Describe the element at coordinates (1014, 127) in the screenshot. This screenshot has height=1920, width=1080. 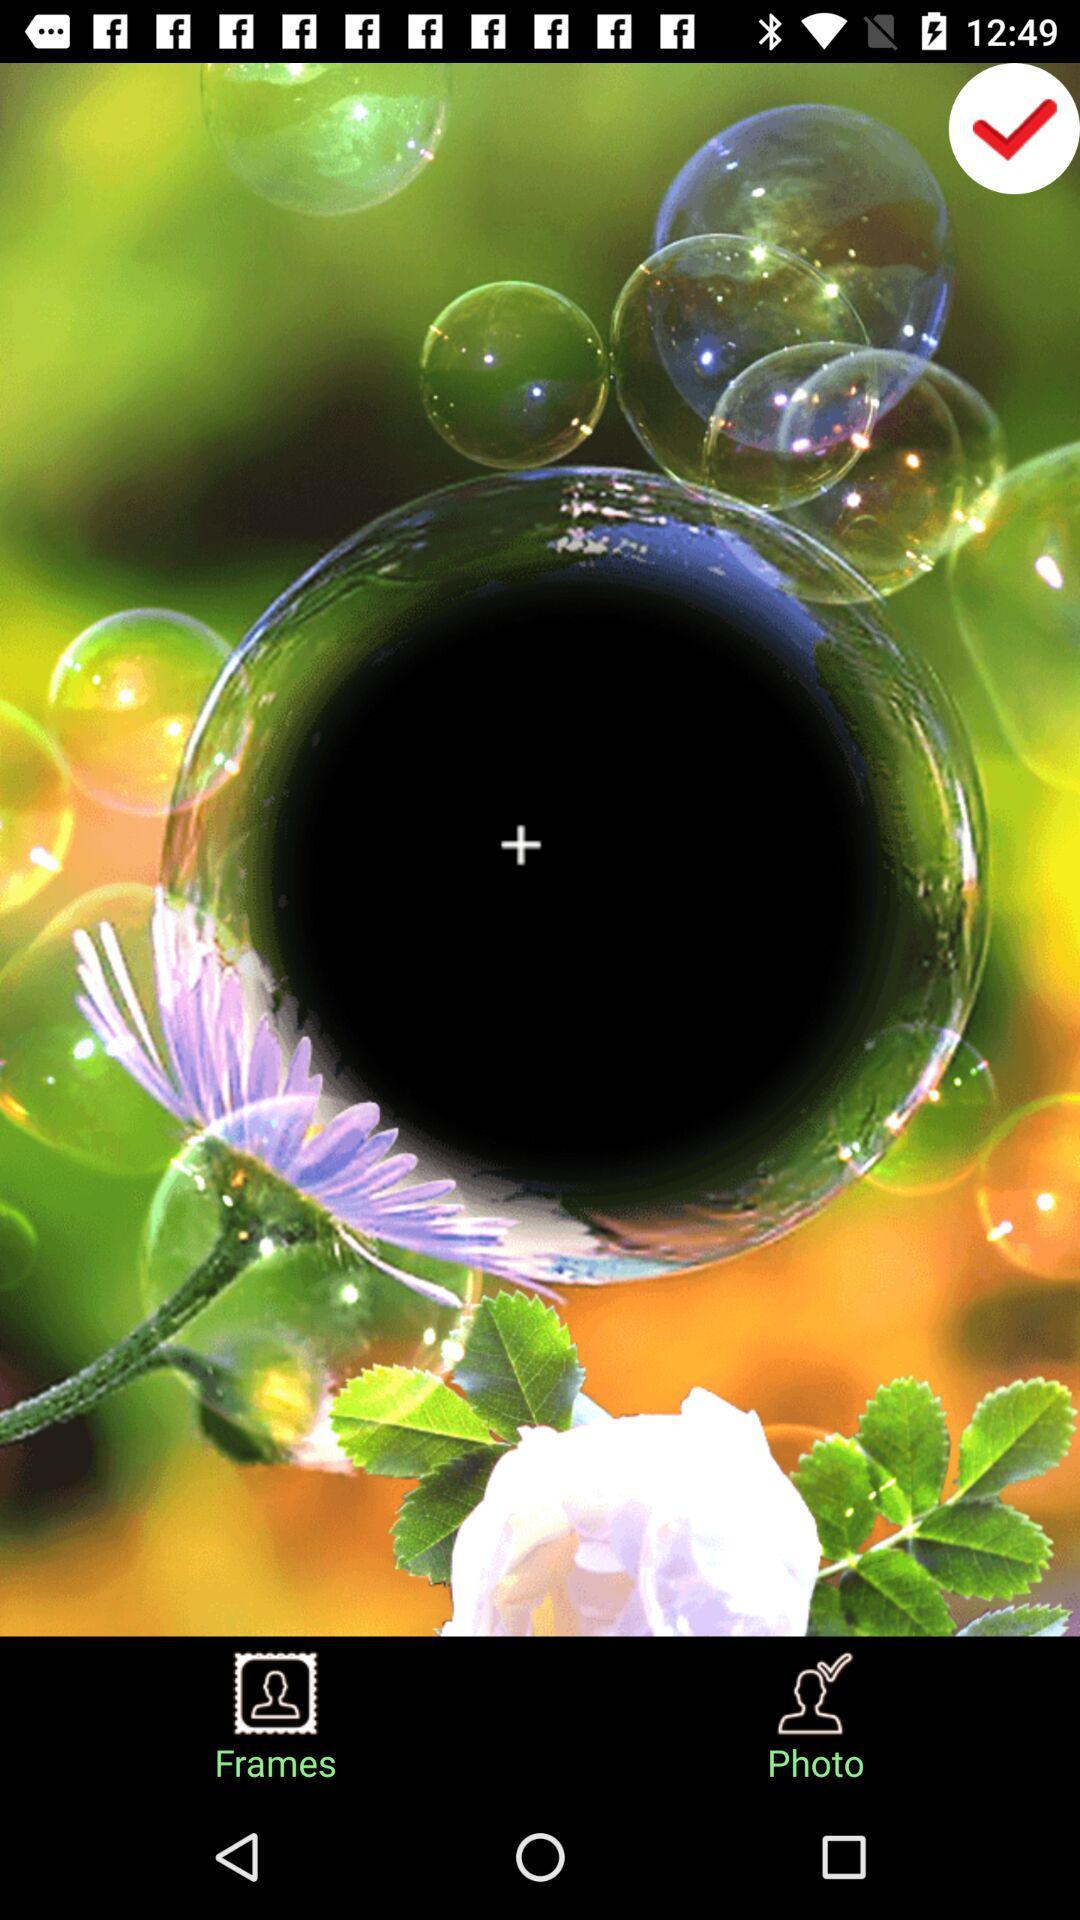
I see `the check icon` at that location.